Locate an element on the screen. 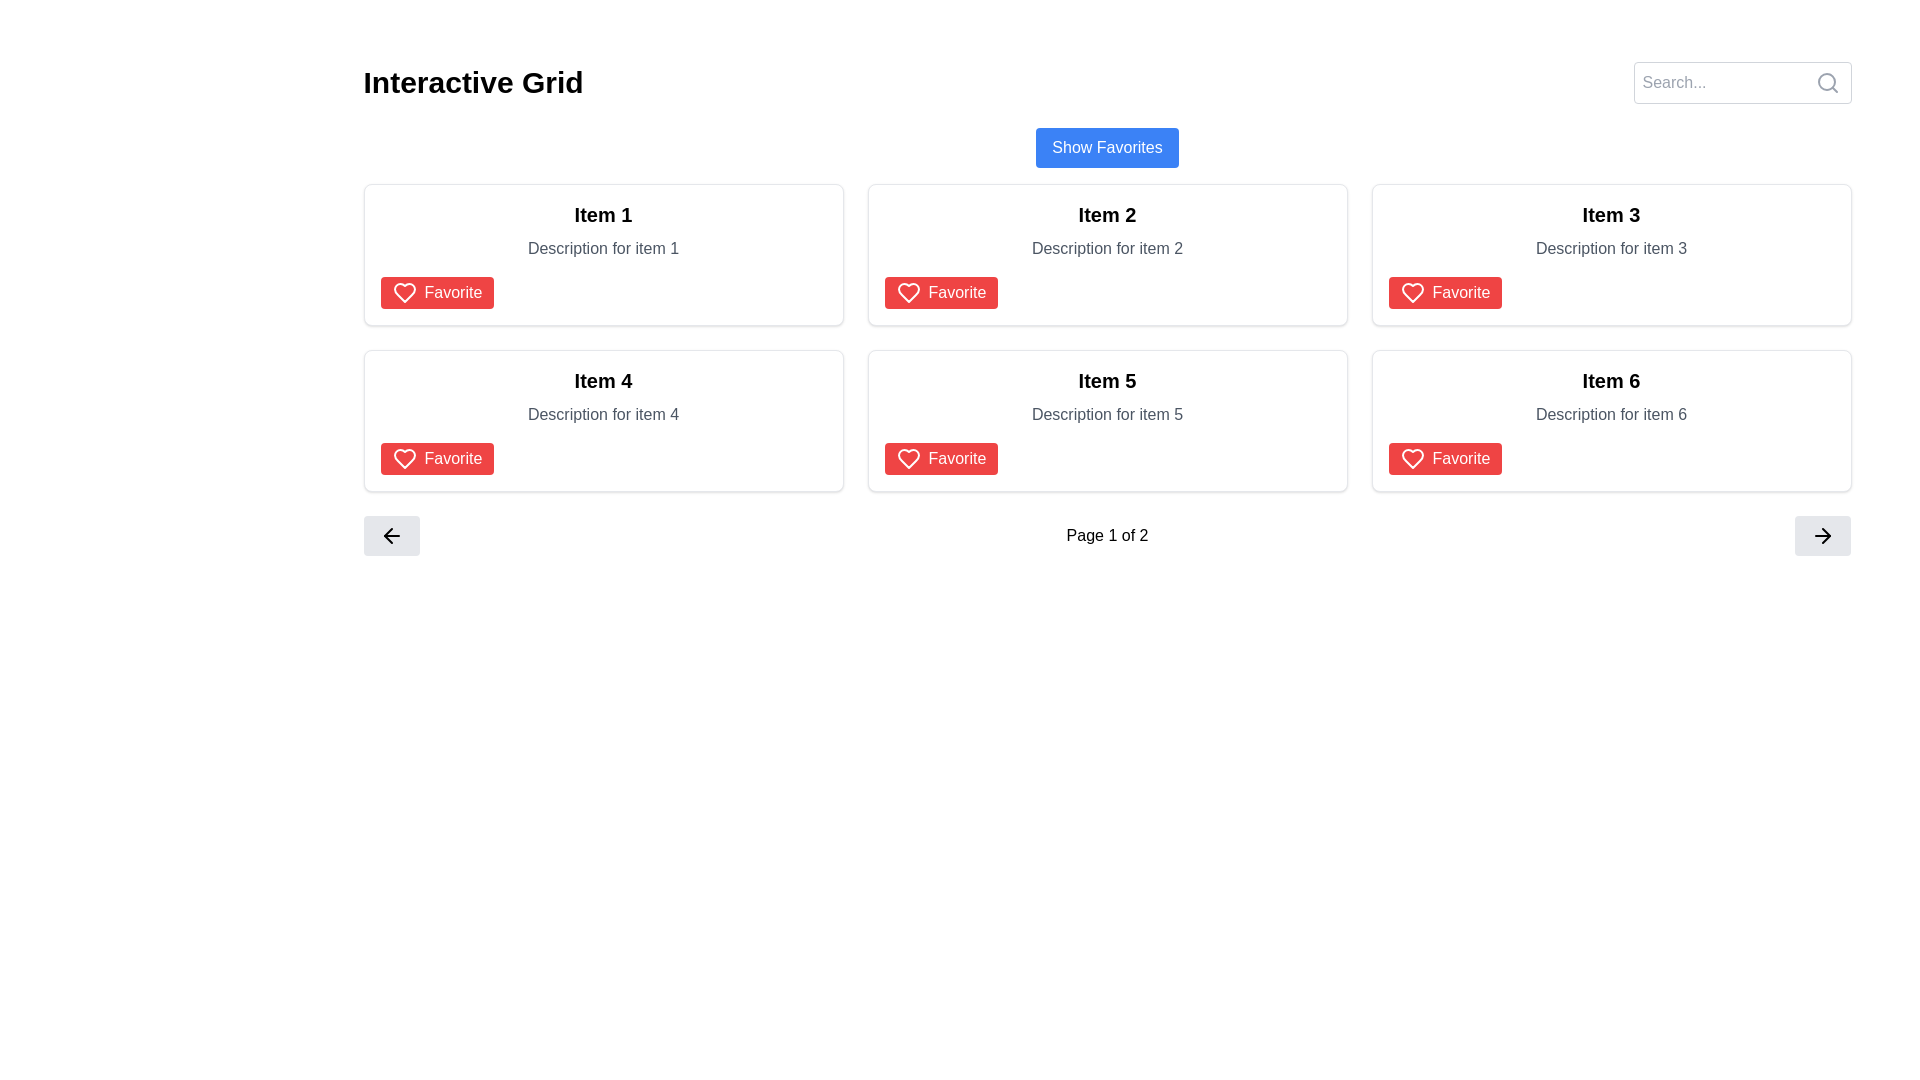  the header text 'Interactive Grid' which is displayed in bold, large font size and is positioned prominently near the top-left of the interface is located at coordinates (472, 82).